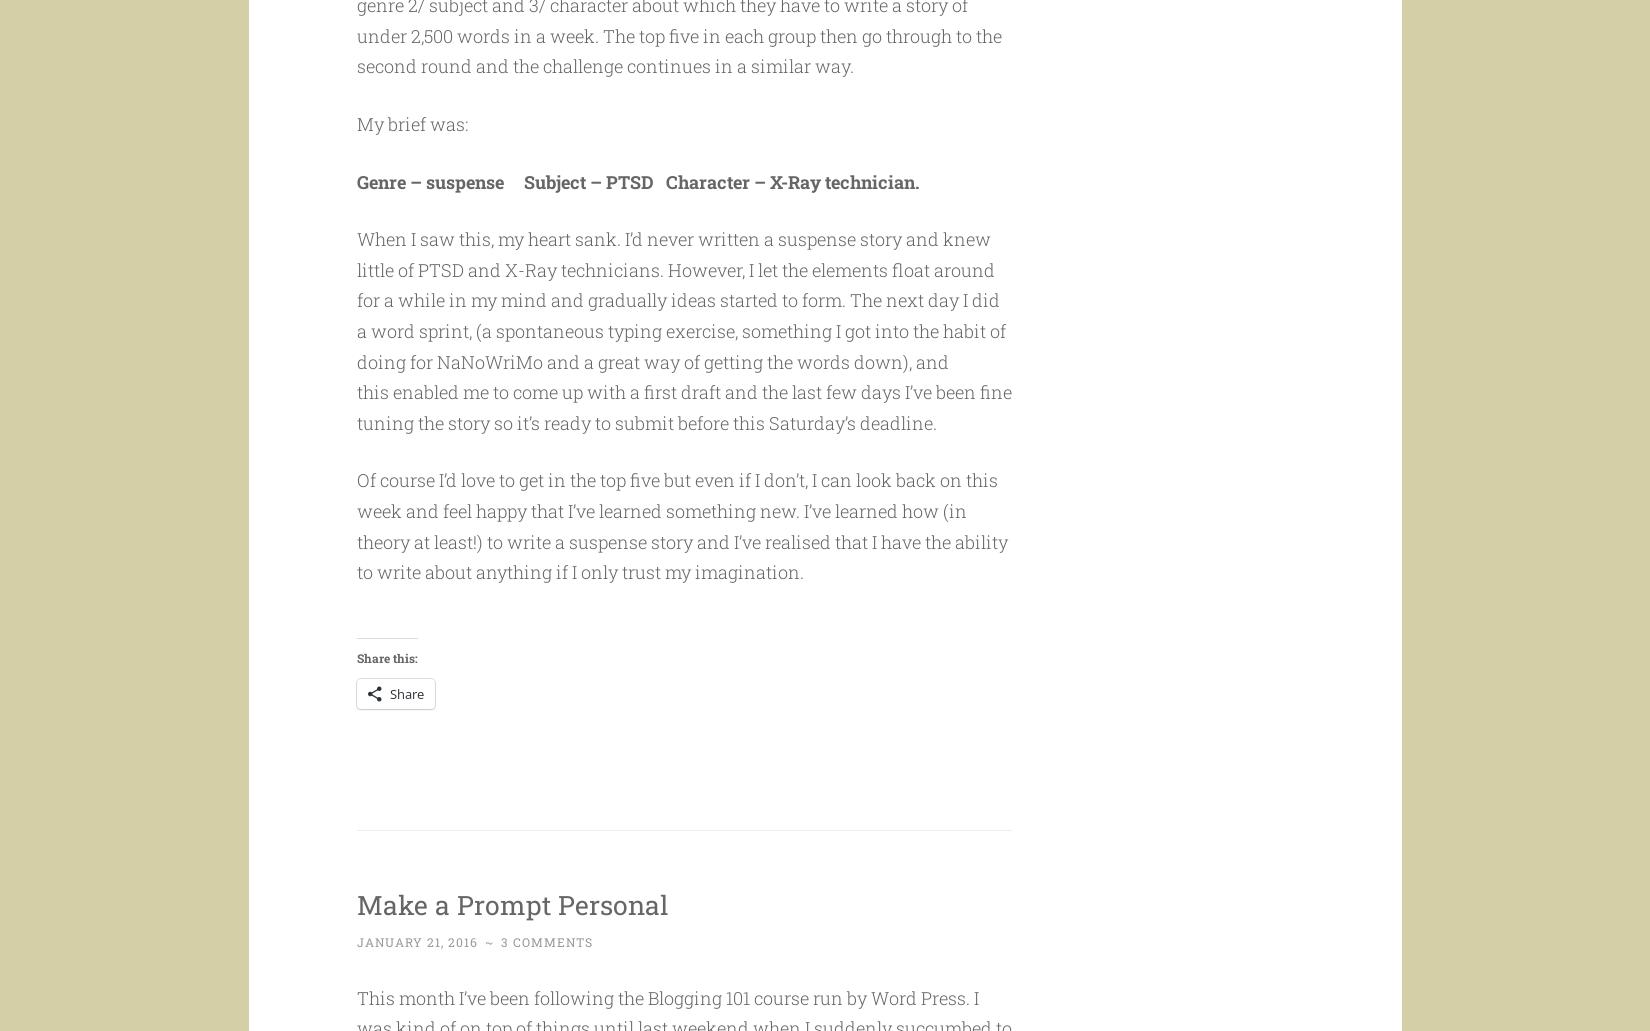 The width and height of the screenshot is (1650, 1031). What do you see at coordinates (386, 696) in the screenshot?
I see `'Share this:'` at bounding box center [386, 696].